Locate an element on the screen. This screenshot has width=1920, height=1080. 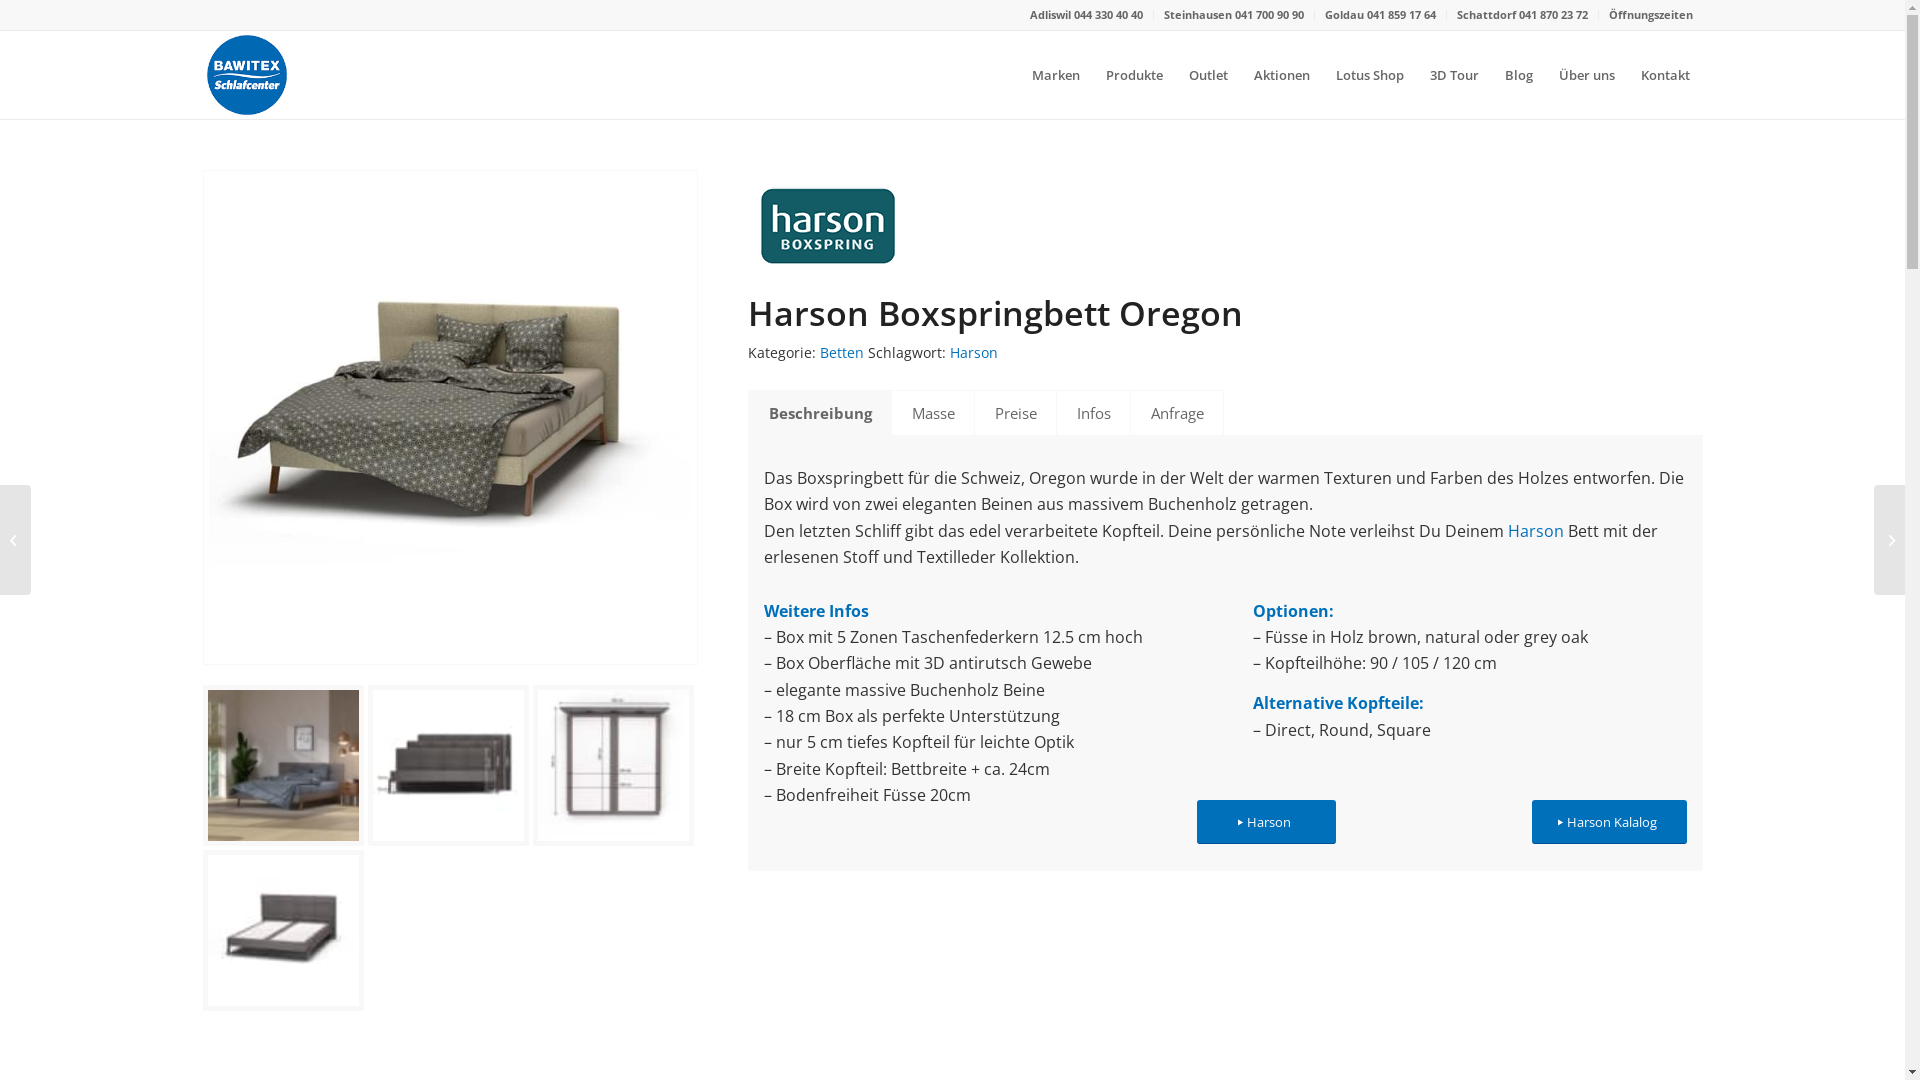
'Markenlogo' is located at coordinates (747, 224).